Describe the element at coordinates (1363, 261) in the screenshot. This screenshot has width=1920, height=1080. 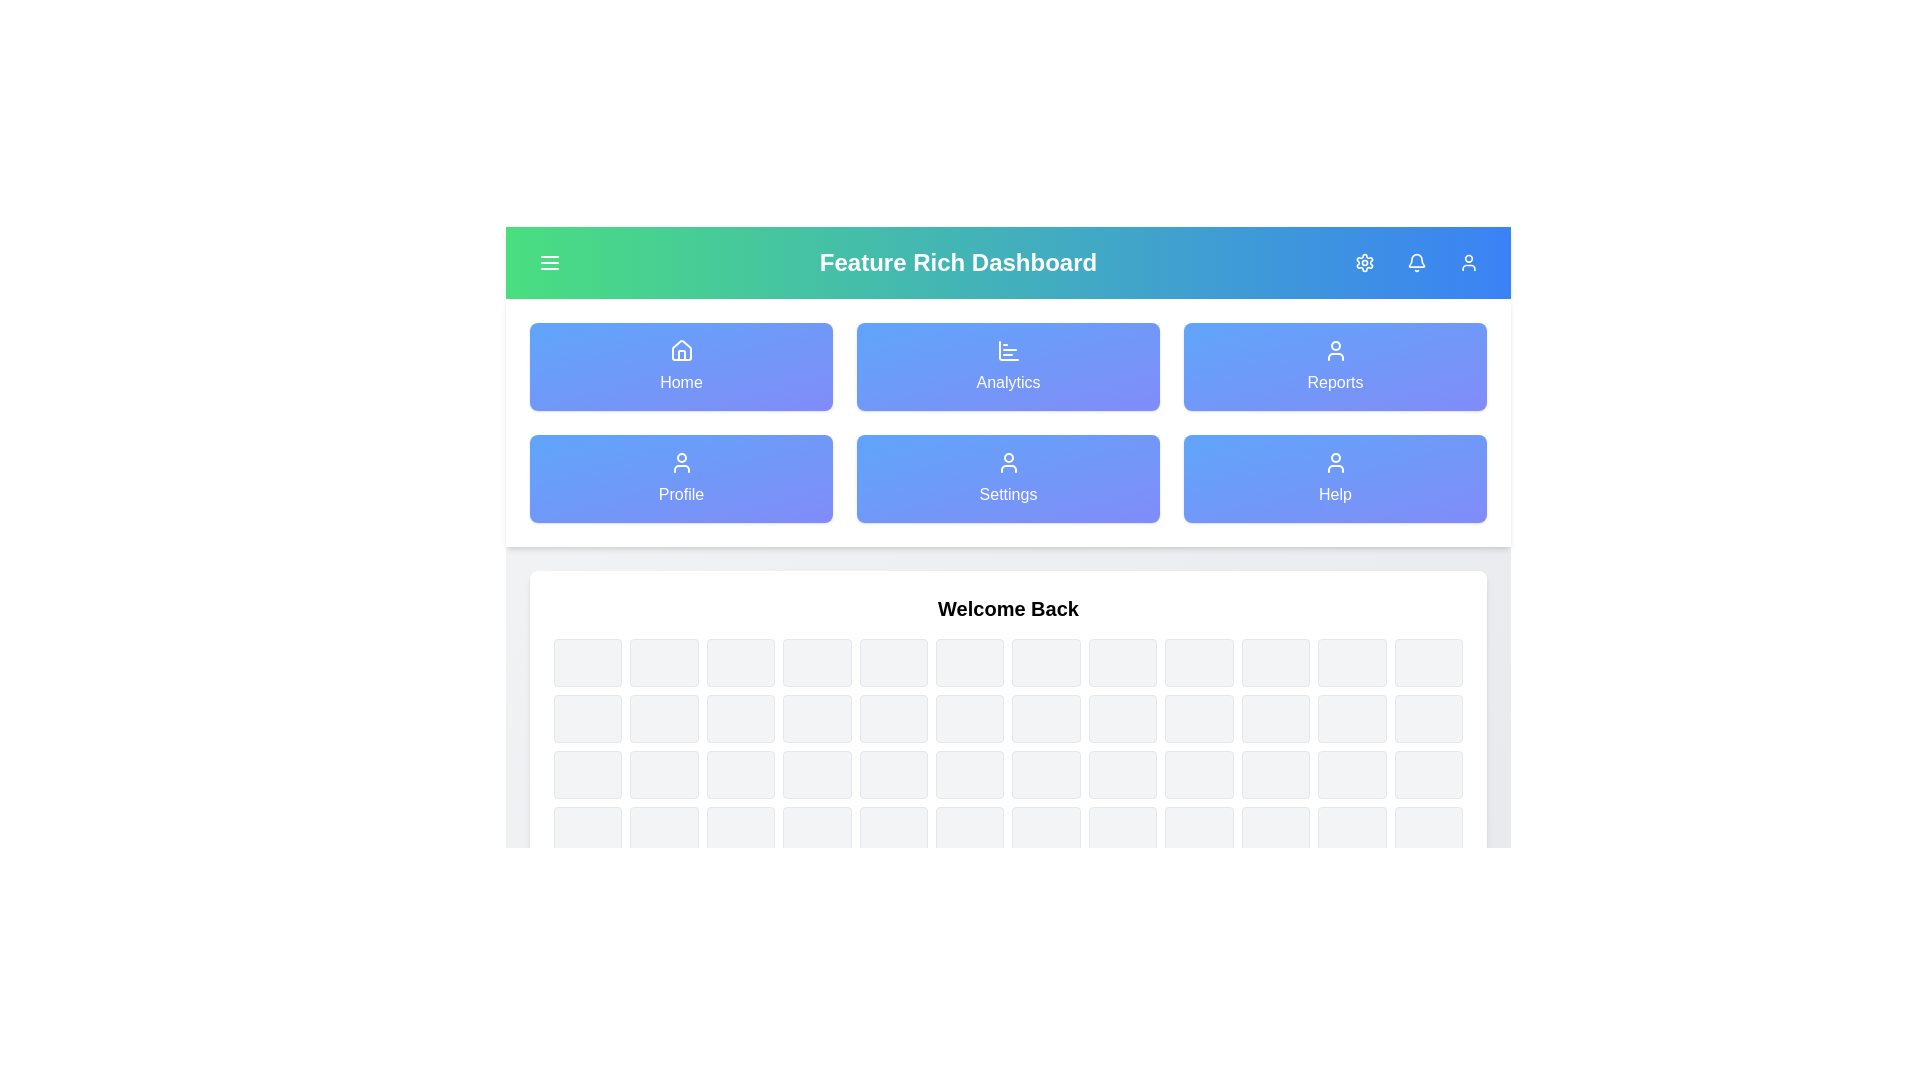
I see `'Settings' button in the app bar` at that location.